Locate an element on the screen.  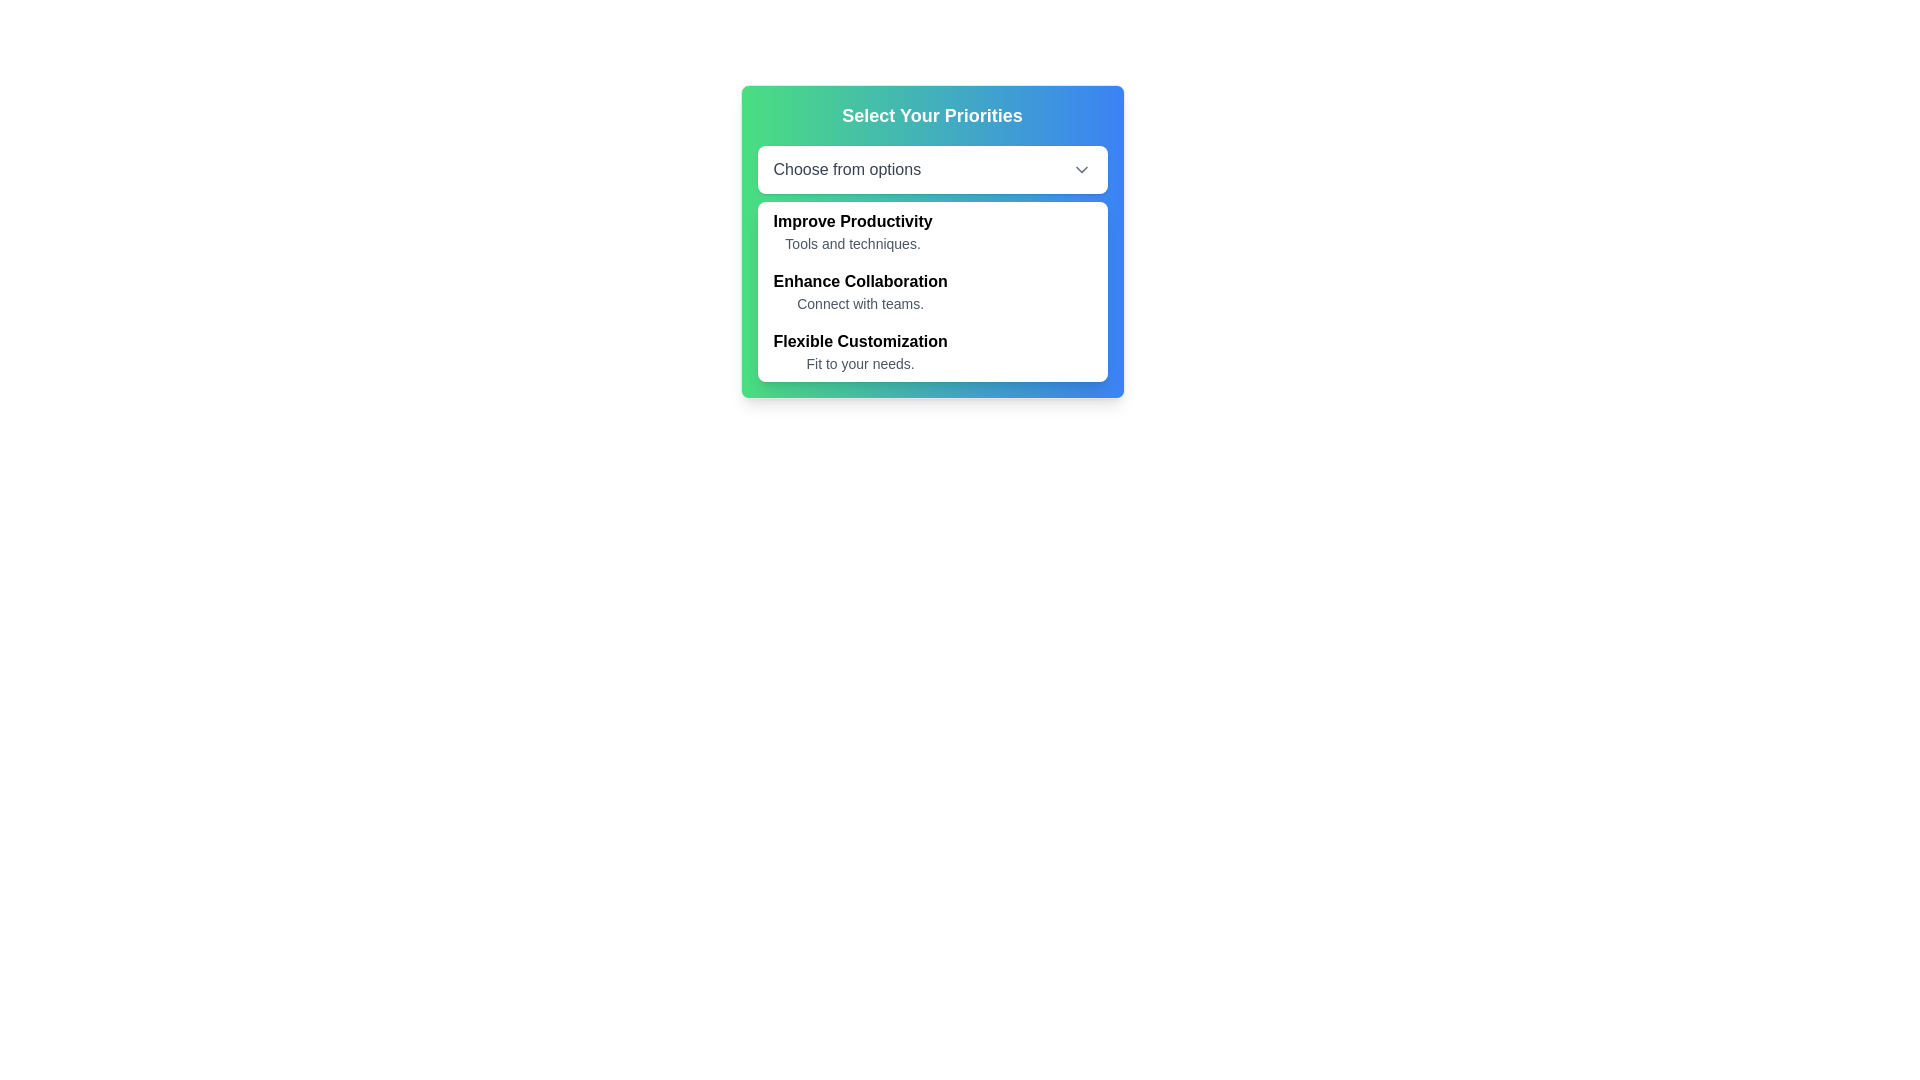
the static text element labeled 'Select Your Priorities' at the top of the panel with a gradient background is located at coordinates (931, 115).